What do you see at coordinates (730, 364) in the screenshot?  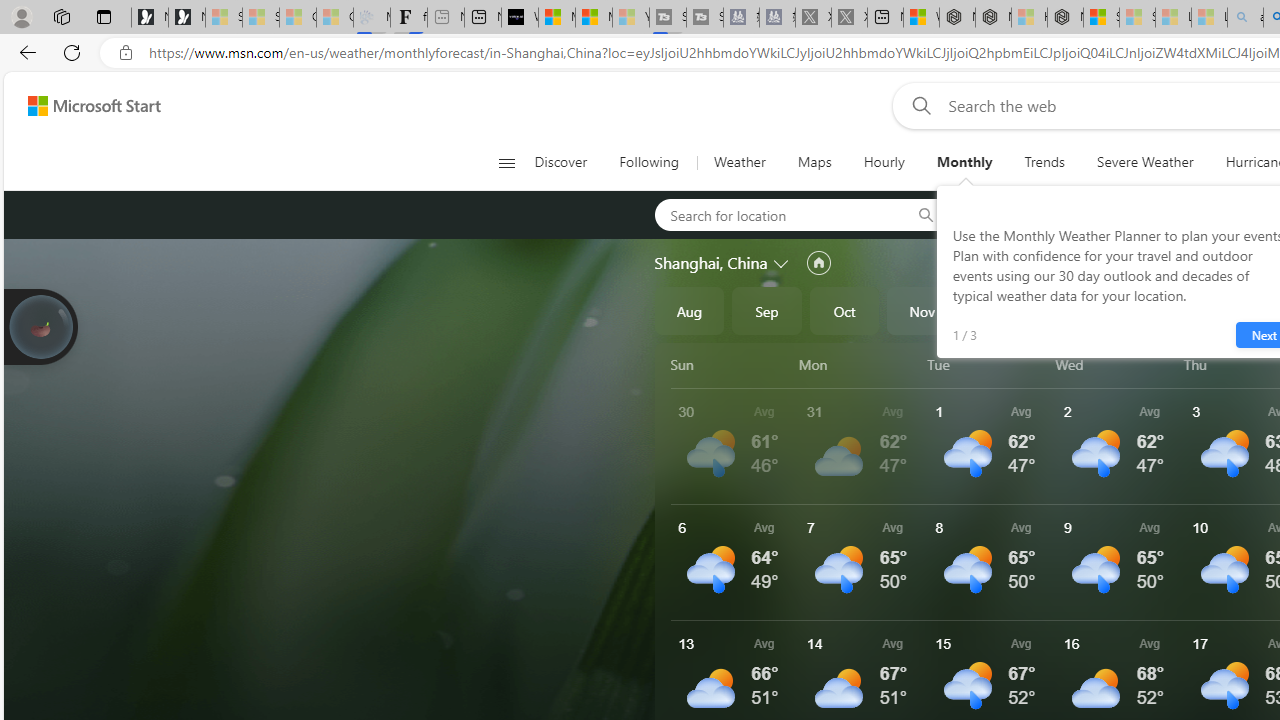 I see `'Sun'` at bounding box center [730, 364].